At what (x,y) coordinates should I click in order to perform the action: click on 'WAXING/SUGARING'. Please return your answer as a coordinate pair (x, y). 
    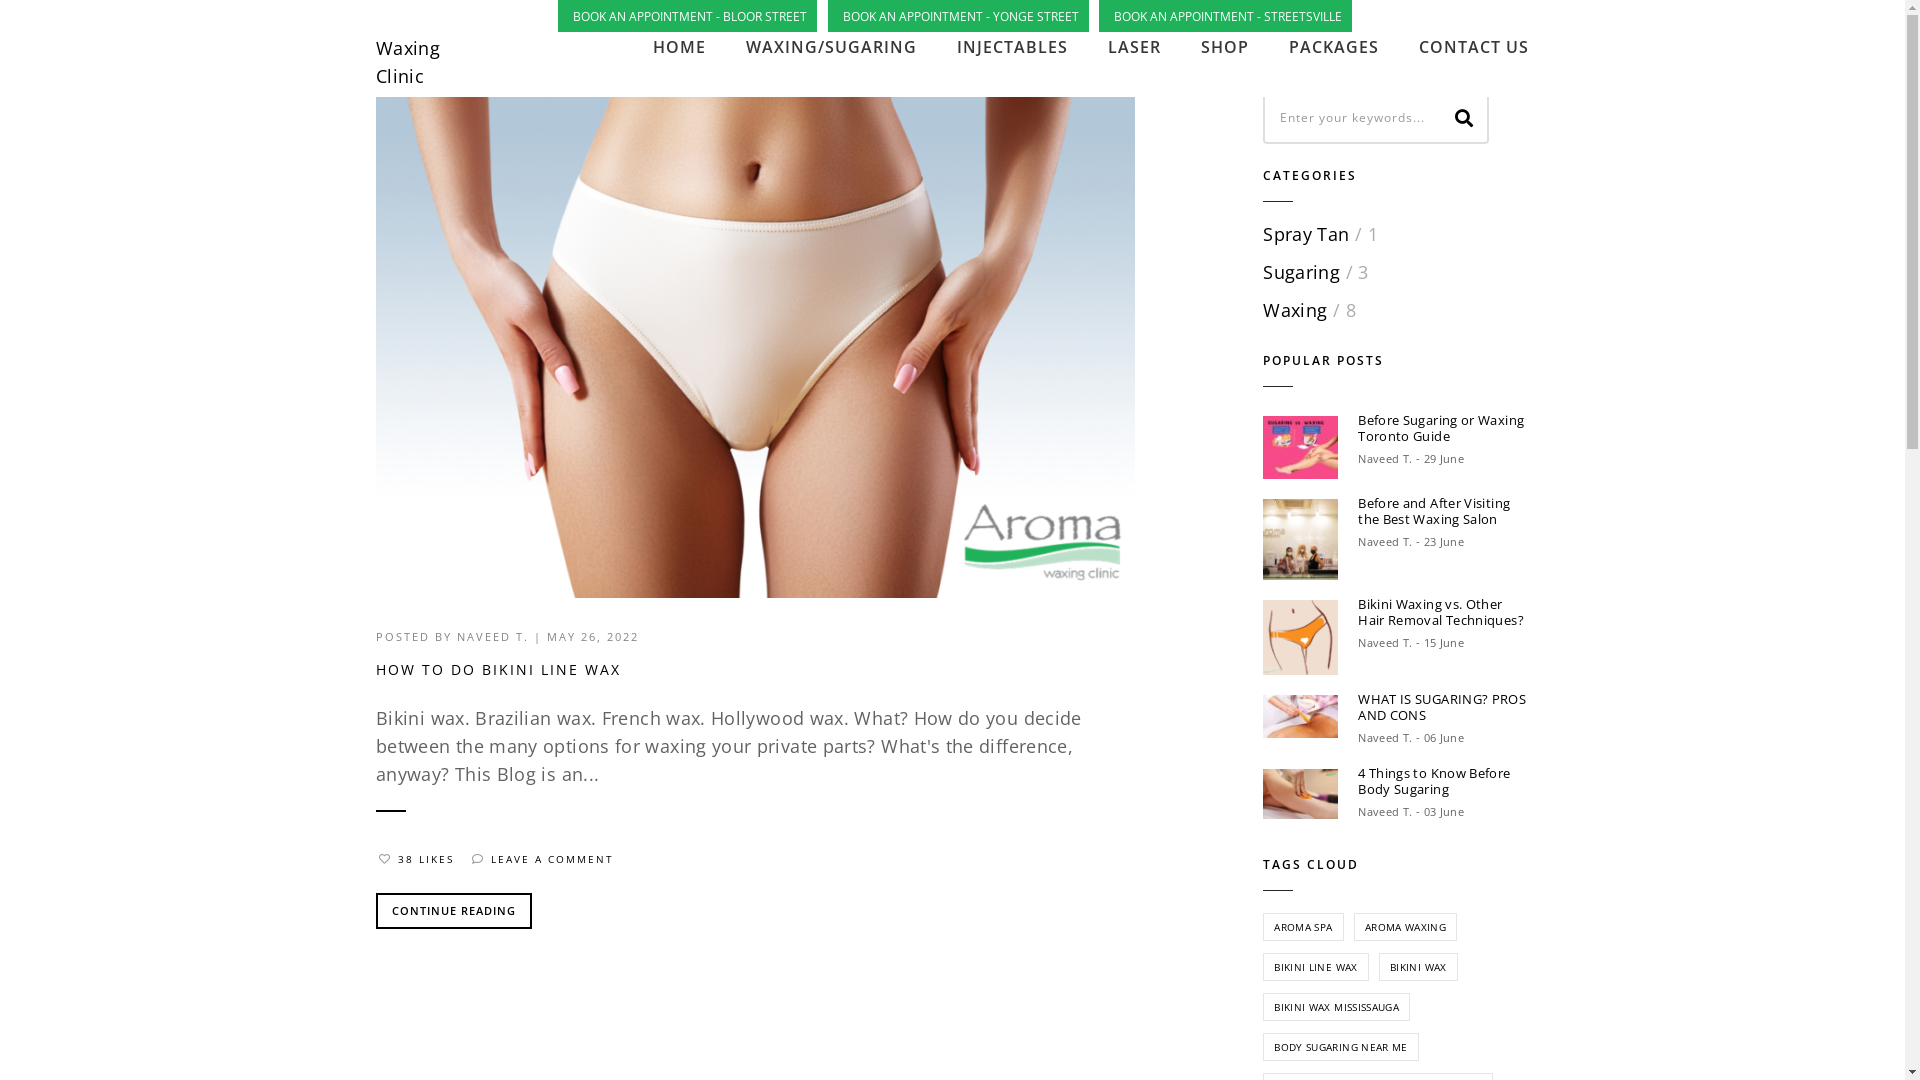
    Looking at the image, I should click on (831, 46).